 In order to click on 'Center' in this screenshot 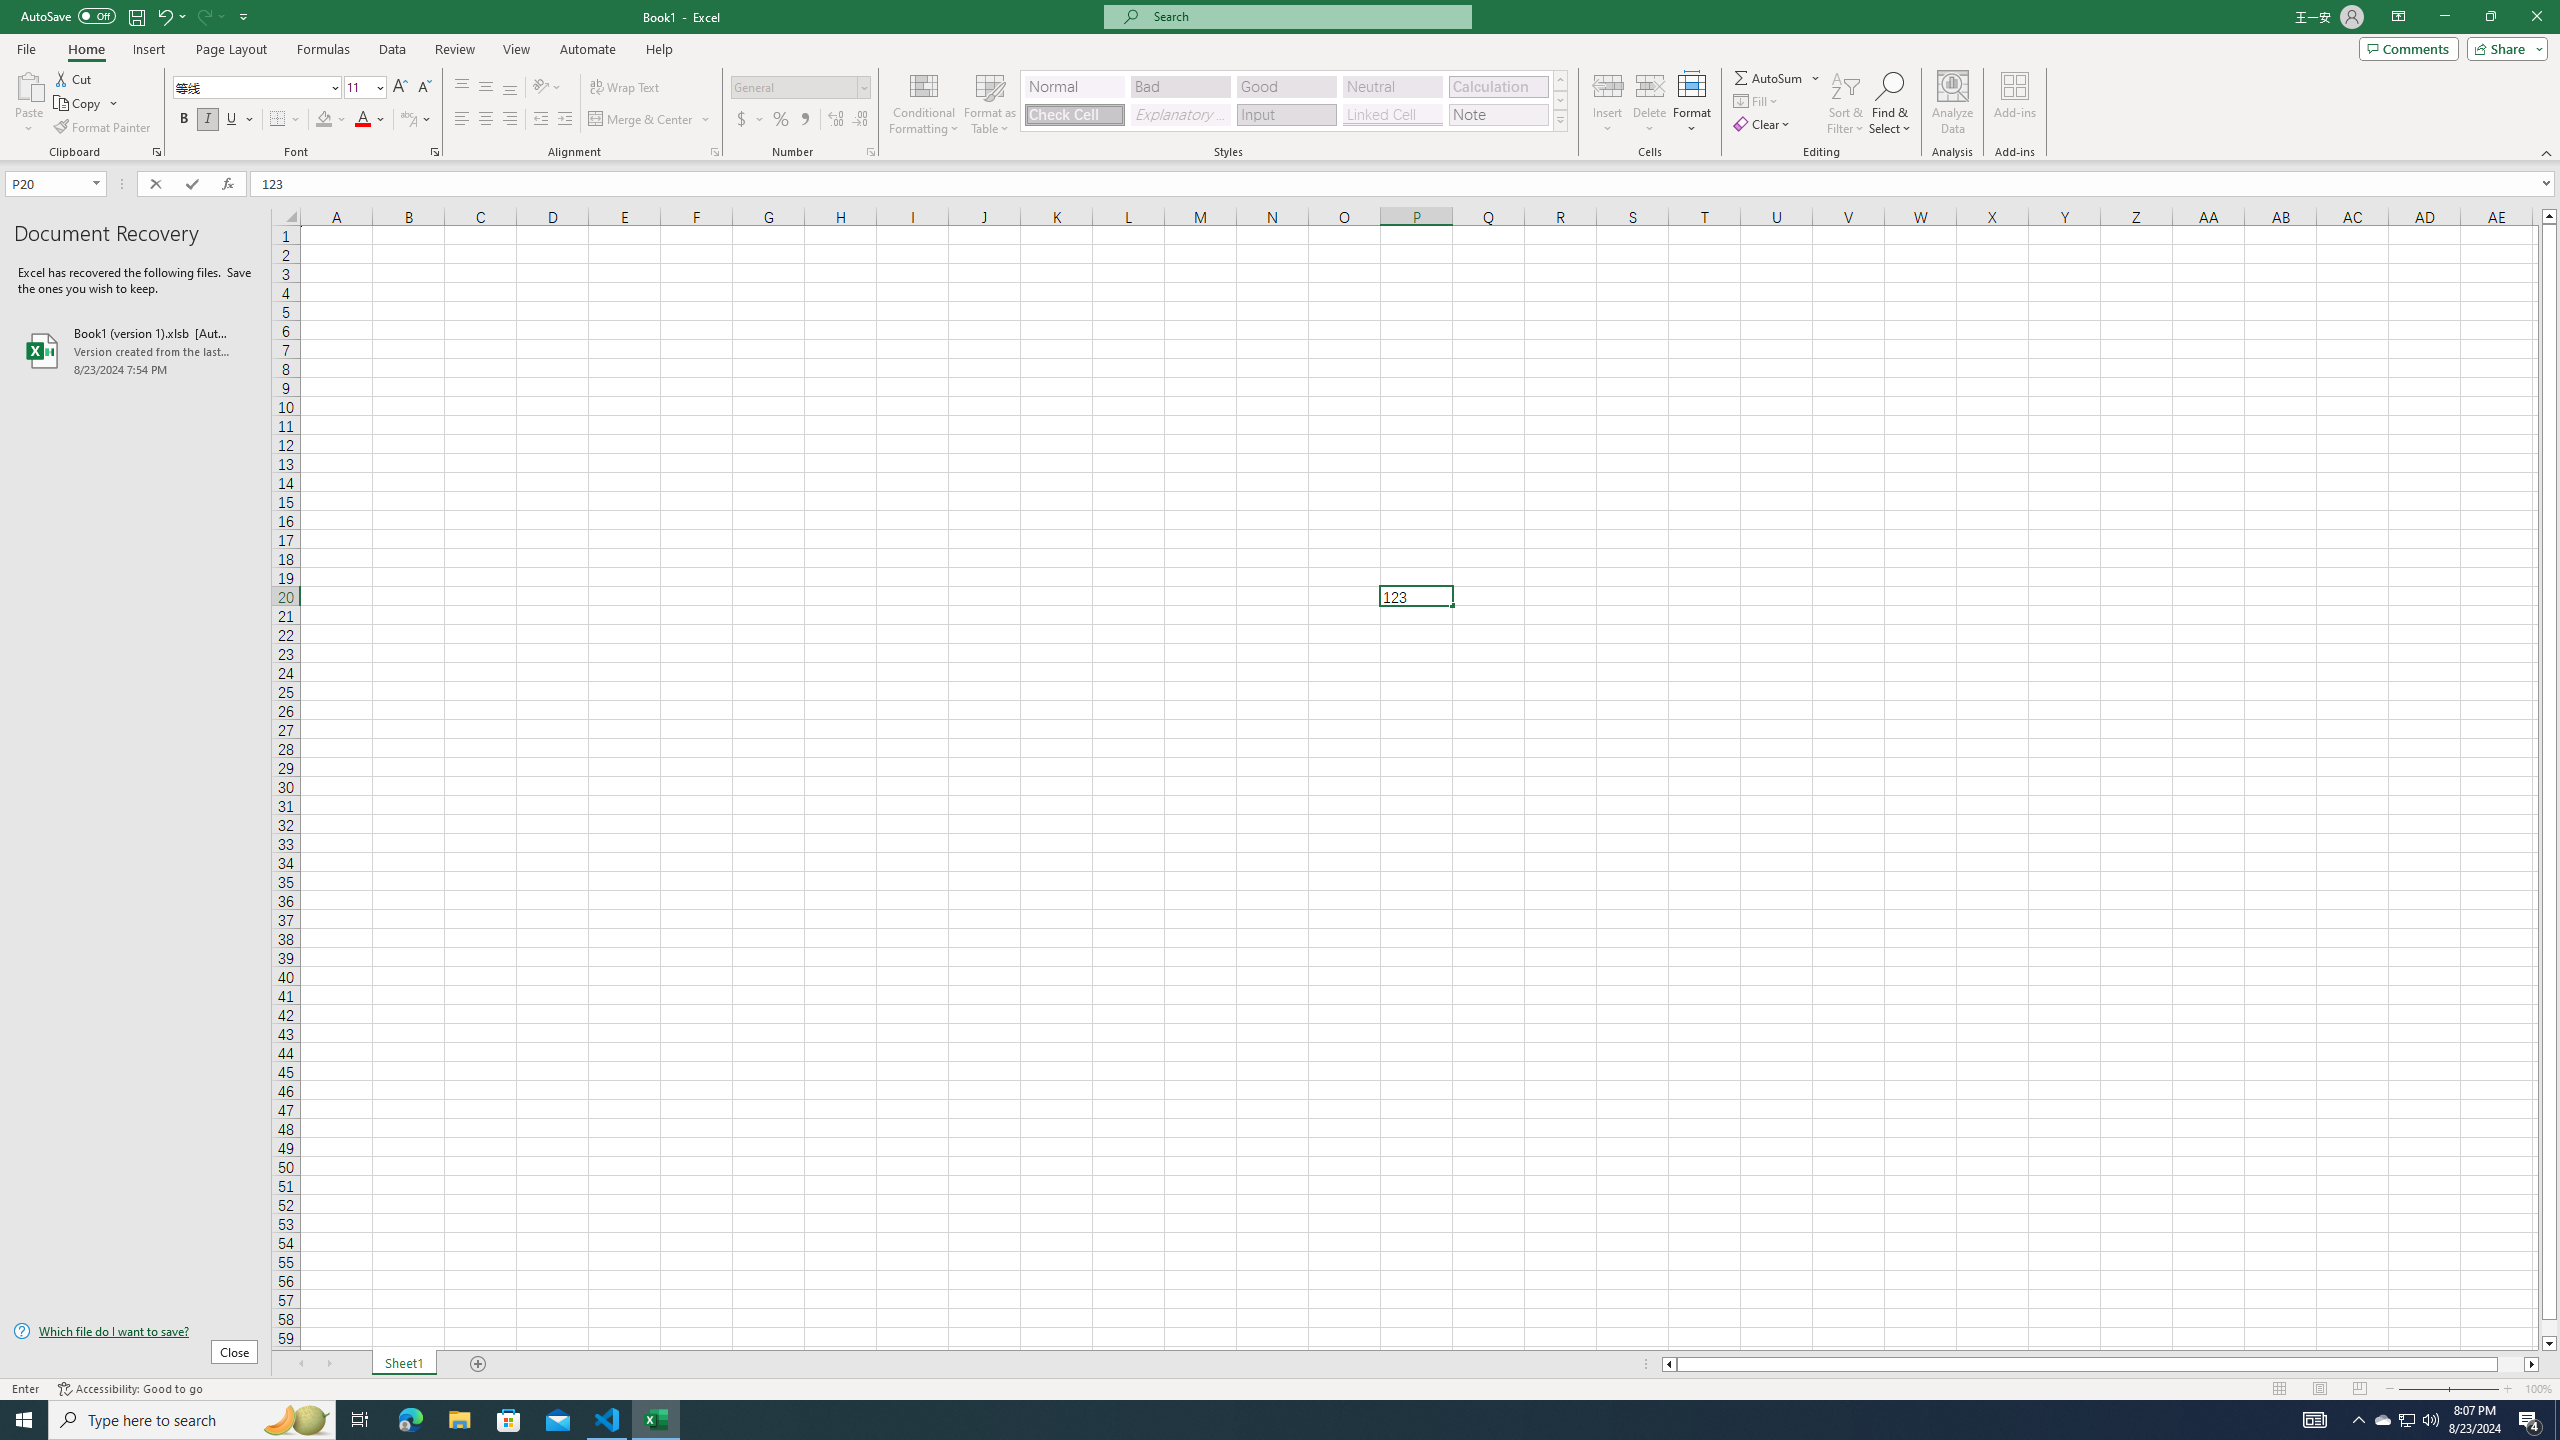, I will do `click(485, 118)`.